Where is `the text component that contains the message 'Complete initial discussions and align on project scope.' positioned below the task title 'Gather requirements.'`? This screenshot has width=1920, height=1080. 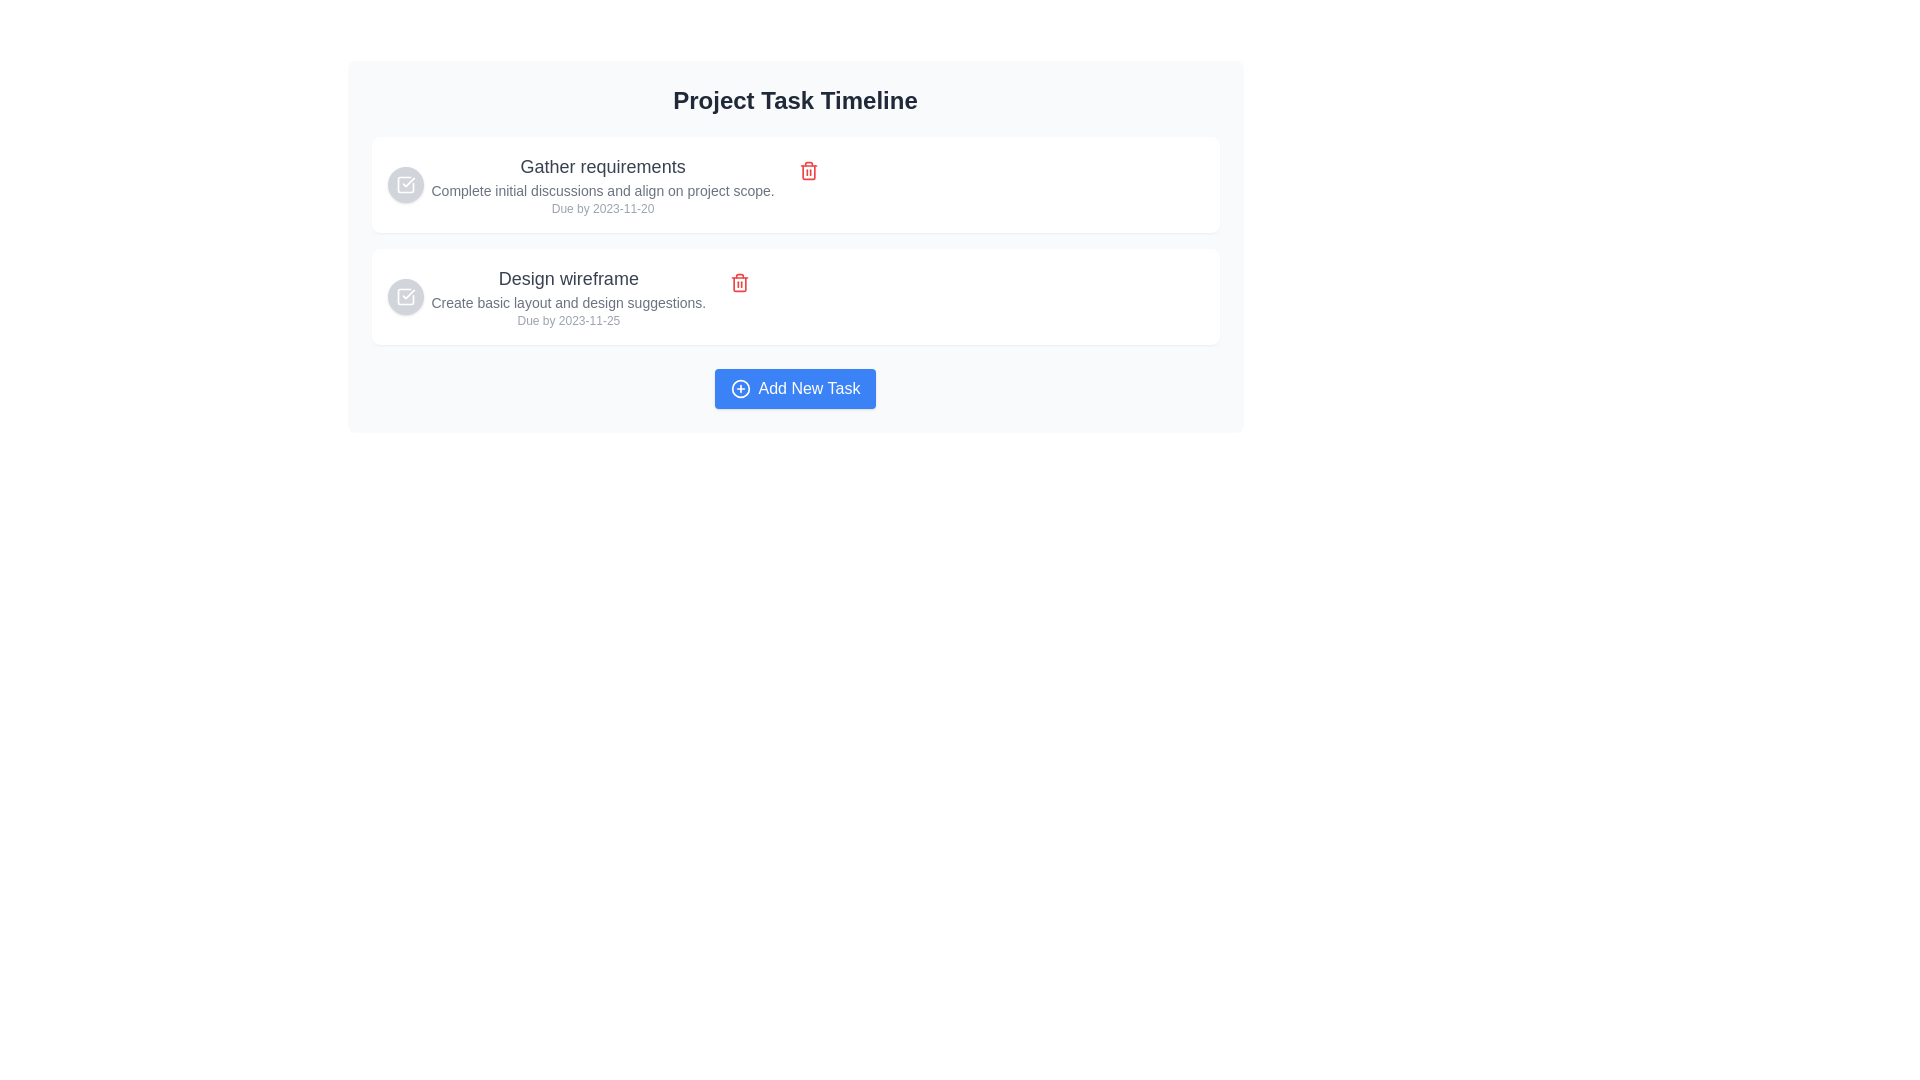 the text component that contains the message 'Complete initial discussions and align on project scope.' positioned below the task title 'Gather requirements.' is located at coordinates (602, 191).